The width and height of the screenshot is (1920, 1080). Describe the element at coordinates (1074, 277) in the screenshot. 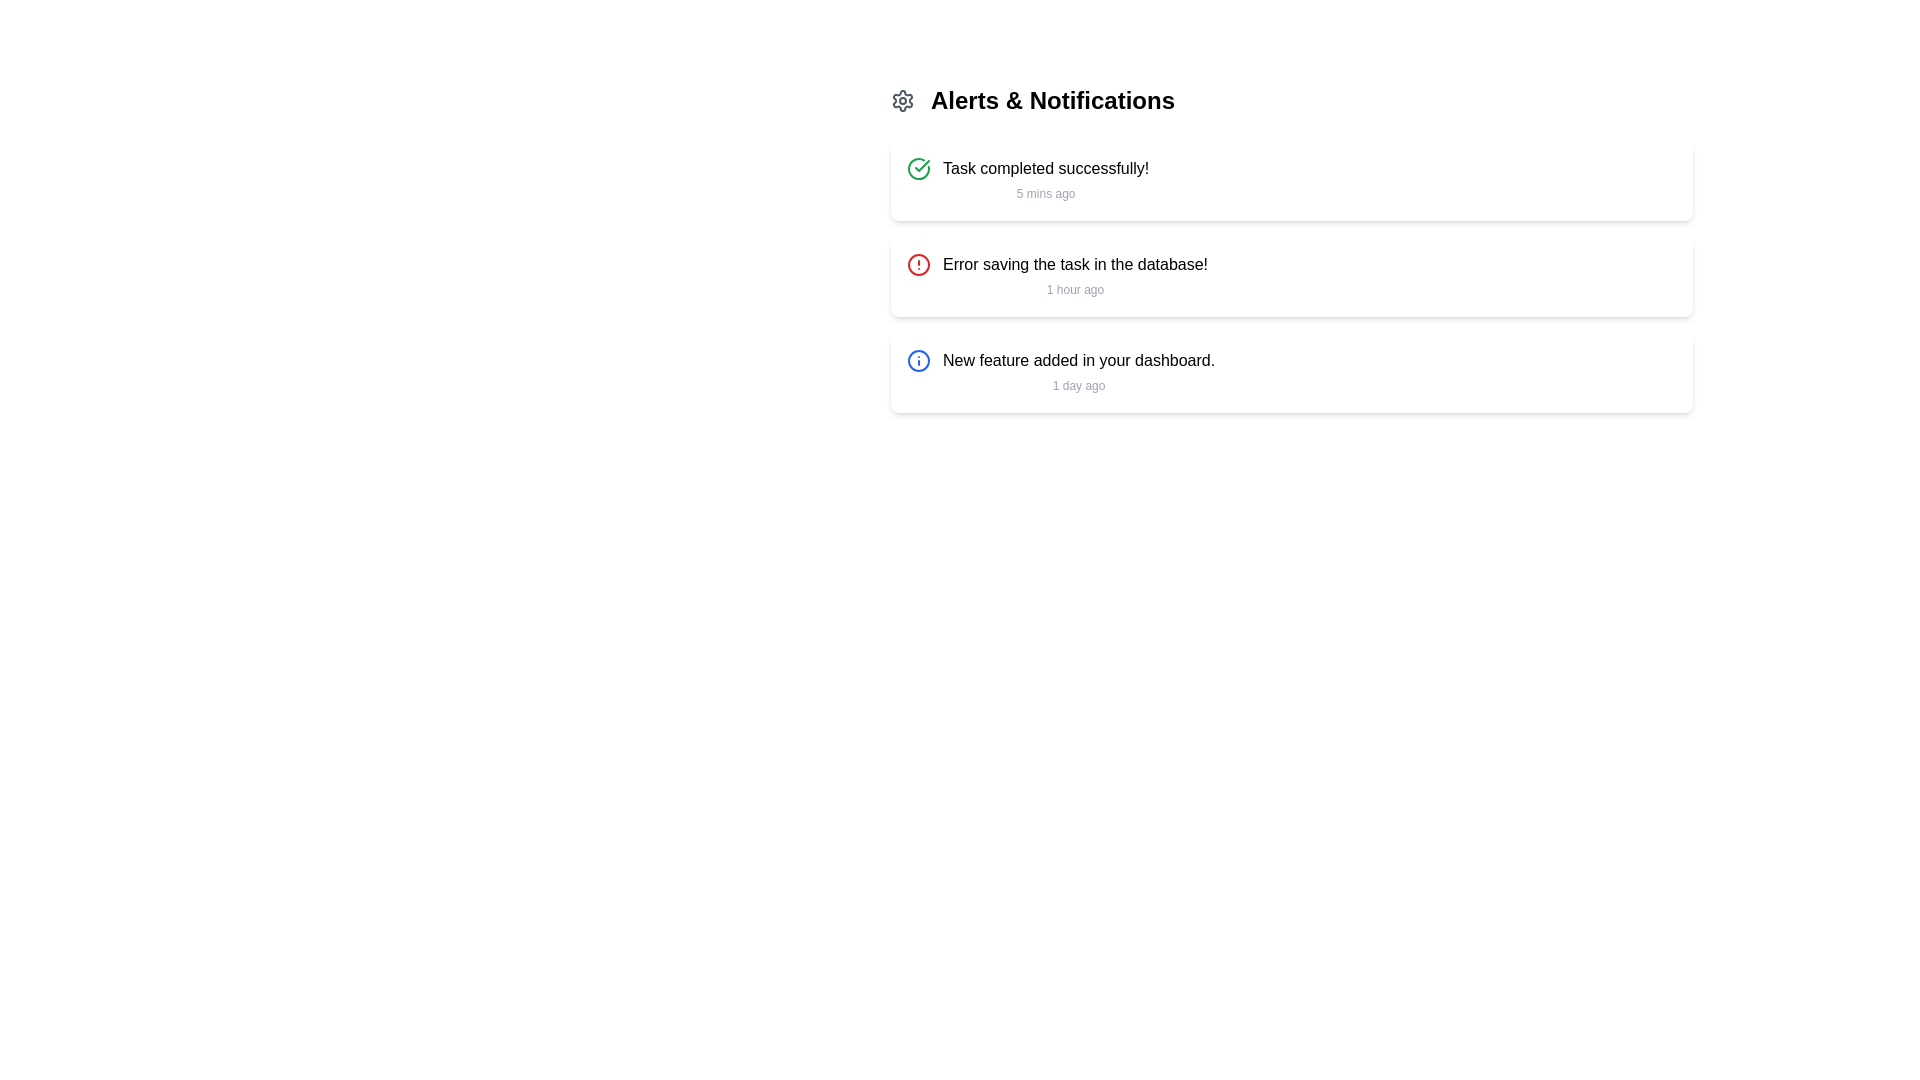

I see `message text 'Error saving the task in the database!' from the second notification entry in the alerts list` at that location.